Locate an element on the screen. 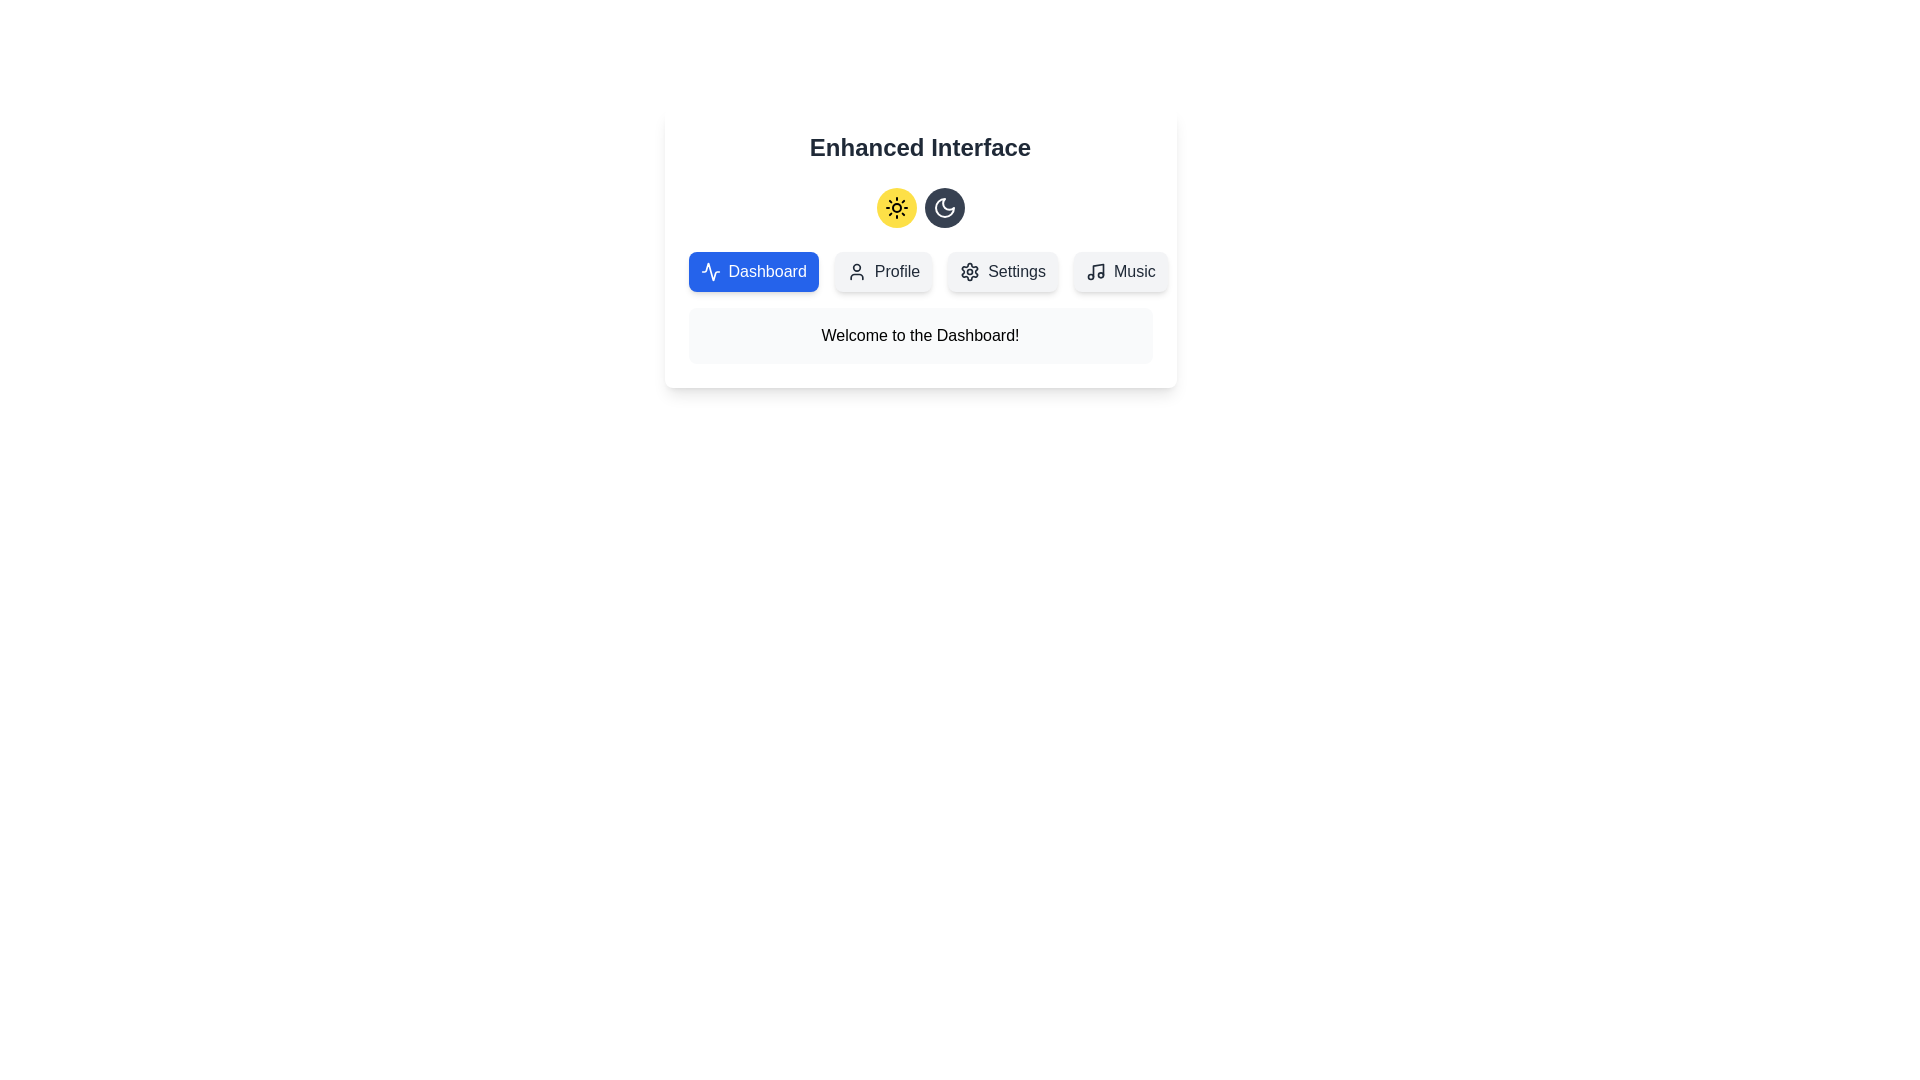  the 'Dashboard' button, which has a blue background and white text is located at coordinates (710, 272).